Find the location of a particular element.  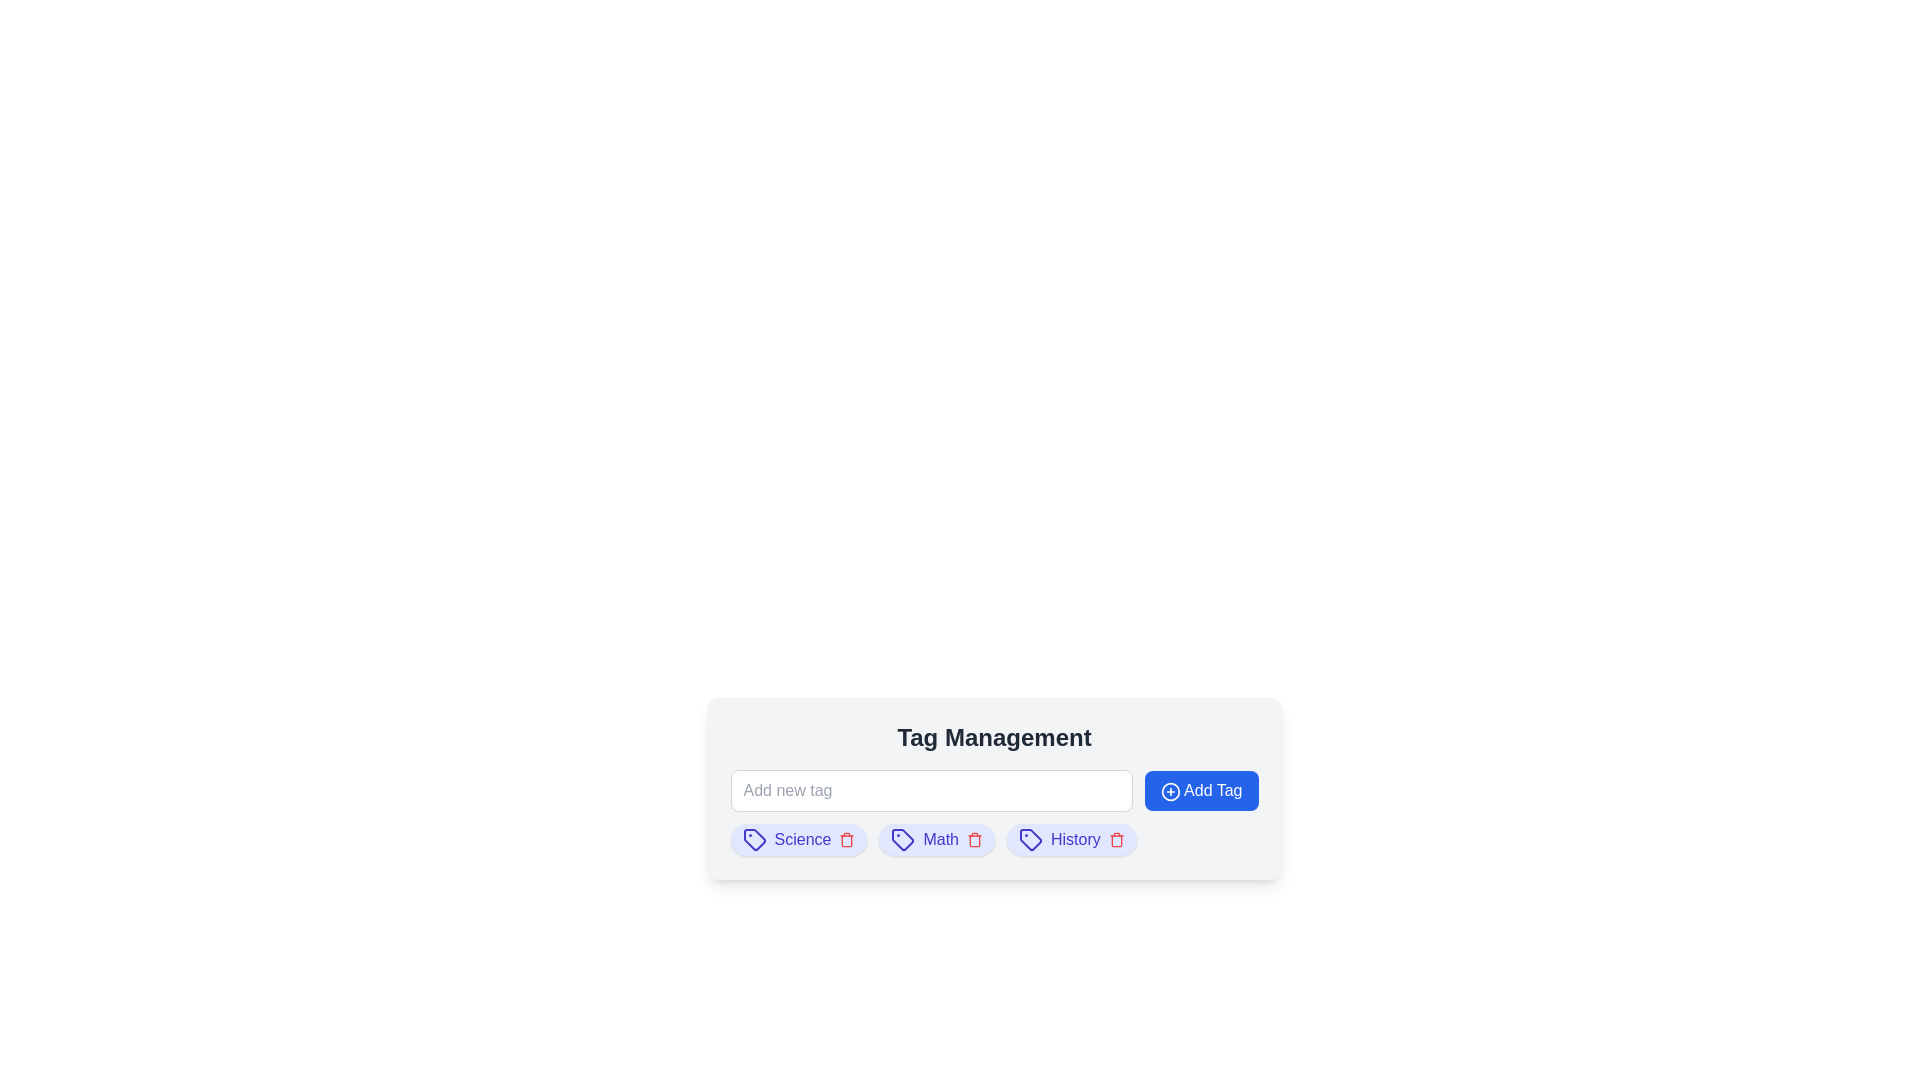

the 'Add Tag' button located at the rightmost position of the 'Tag Management' section is located at coordinates (1200, 789).